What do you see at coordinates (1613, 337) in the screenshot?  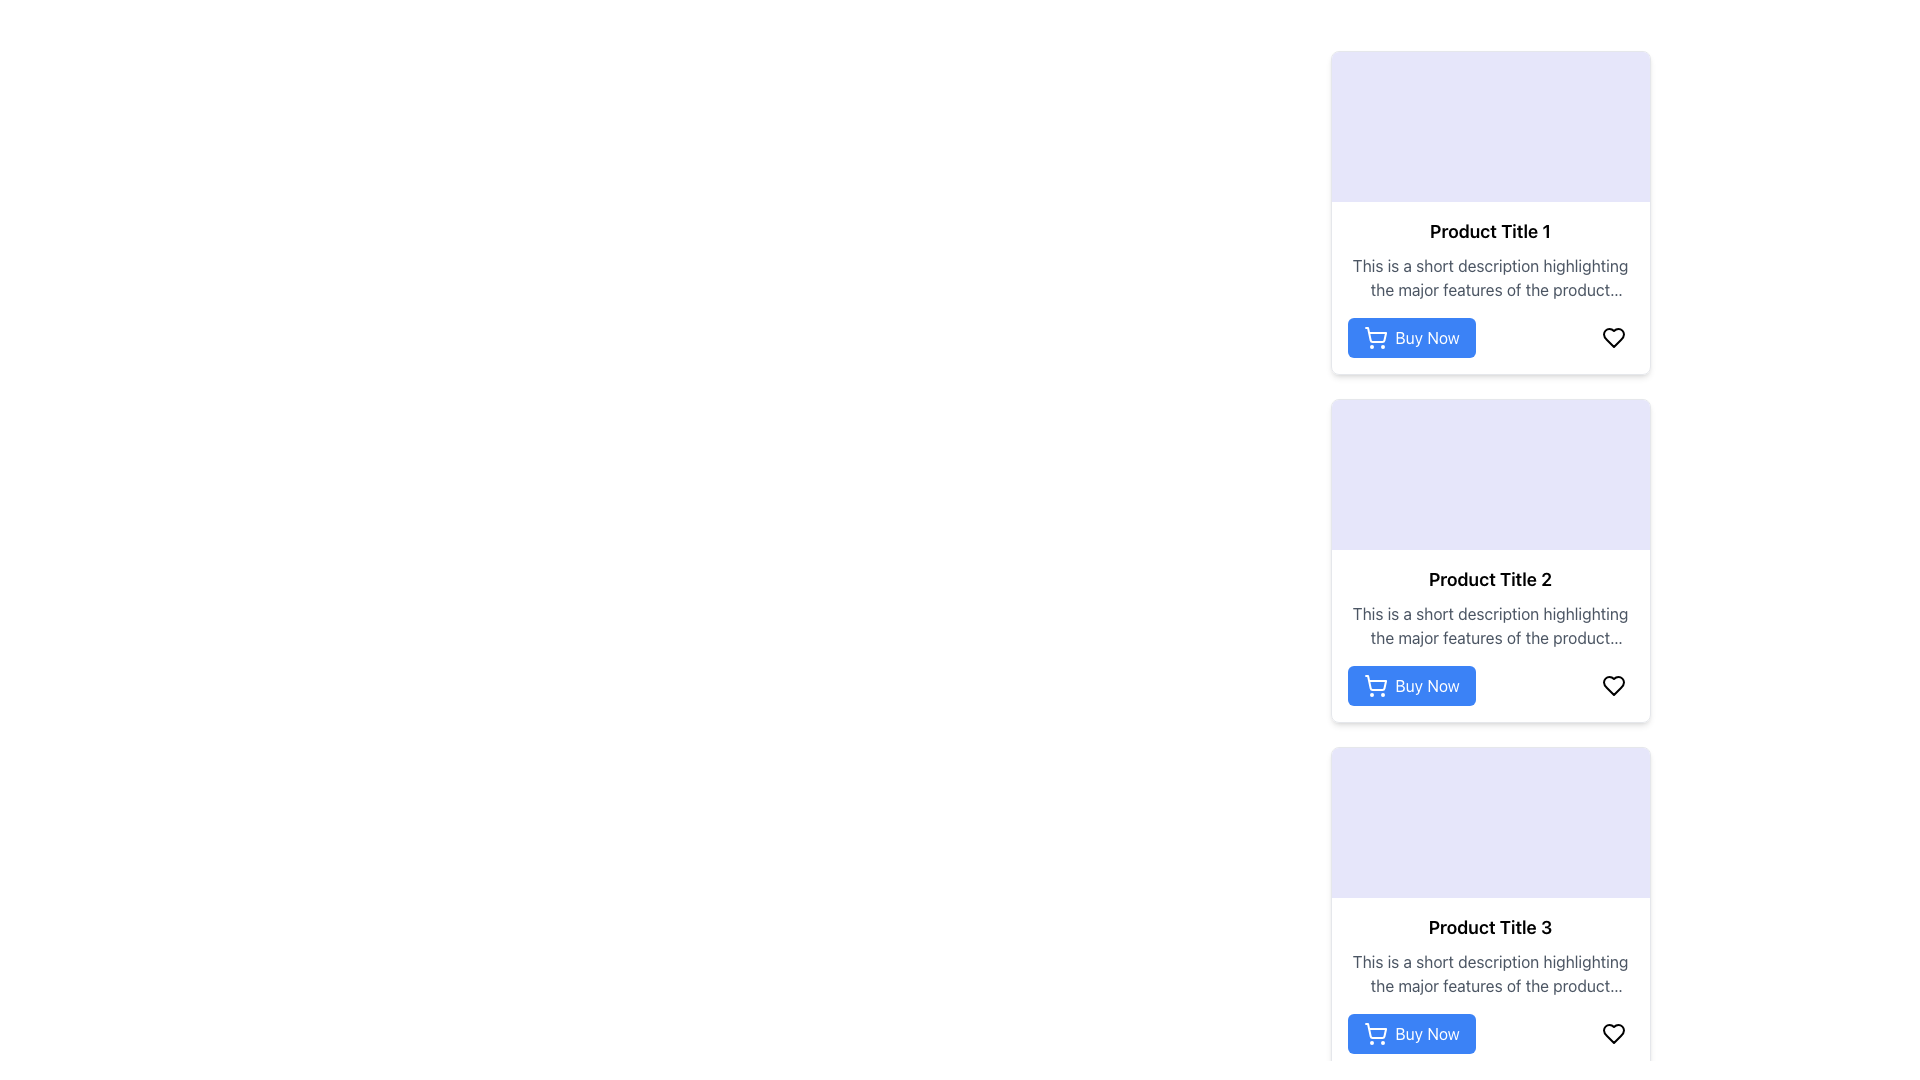 I see `the heart icon button located at the bottom-right corner of the card for 'Product Title 1' to mark the product as a favorite` at bounding box center [1613, 337].